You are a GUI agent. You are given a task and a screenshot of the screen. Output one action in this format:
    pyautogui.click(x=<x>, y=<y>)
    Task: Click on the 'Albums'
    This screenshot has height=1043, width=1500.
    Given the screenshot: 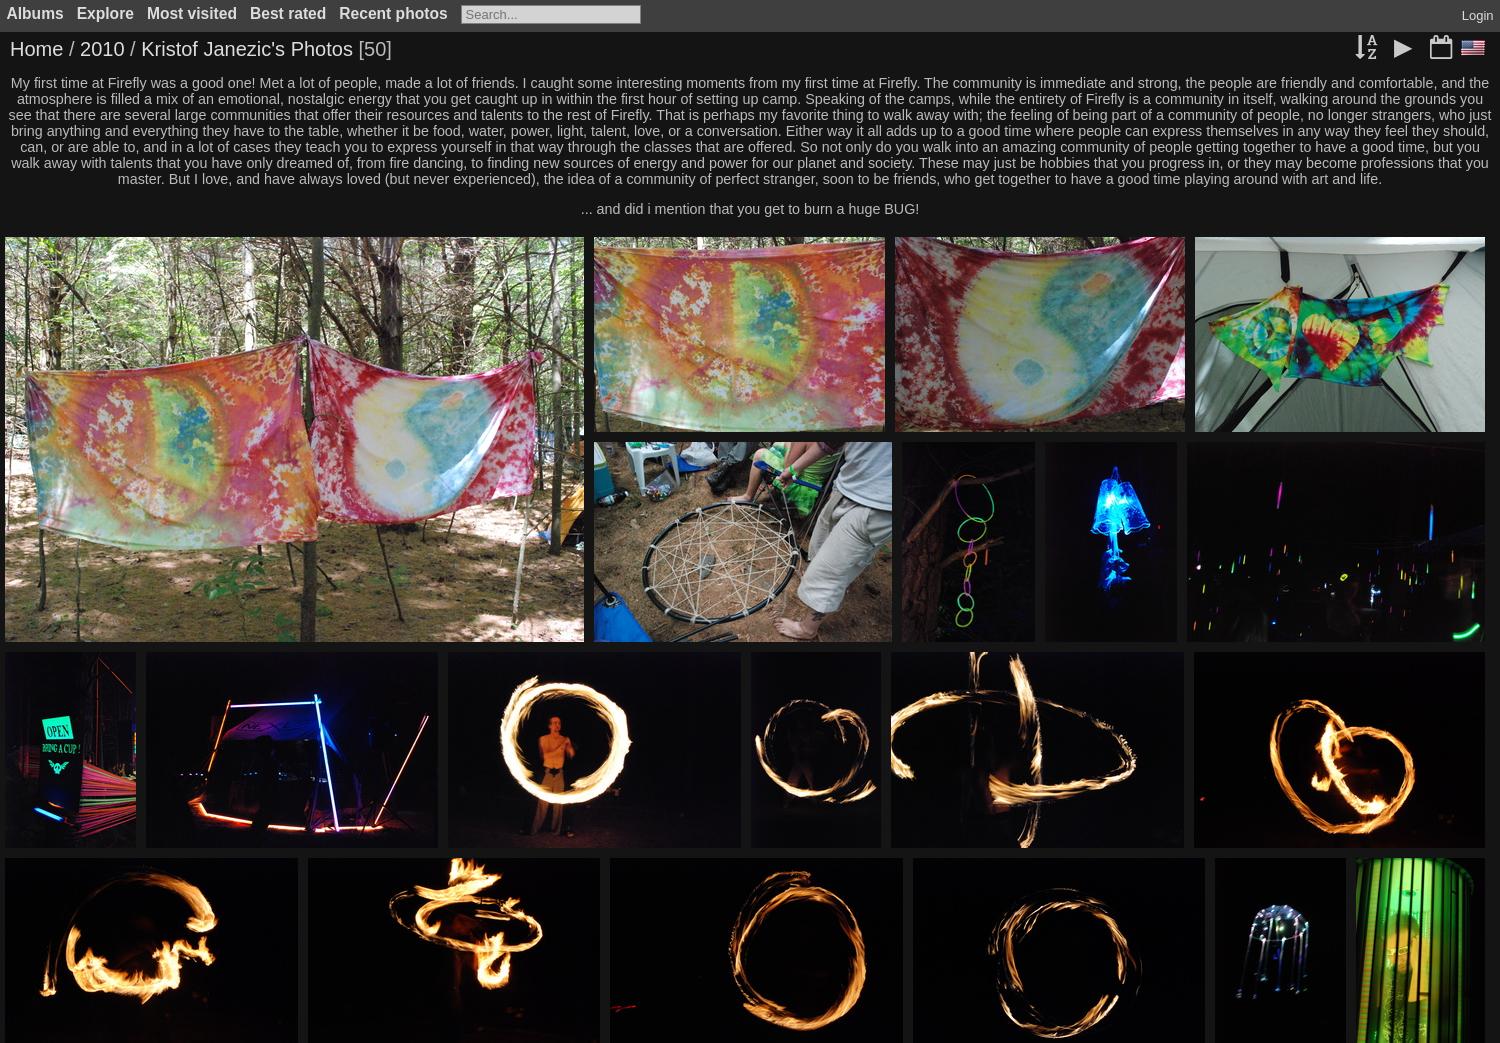 What is the action you would take?
    pyautogui.click(x=34, y=12)
    